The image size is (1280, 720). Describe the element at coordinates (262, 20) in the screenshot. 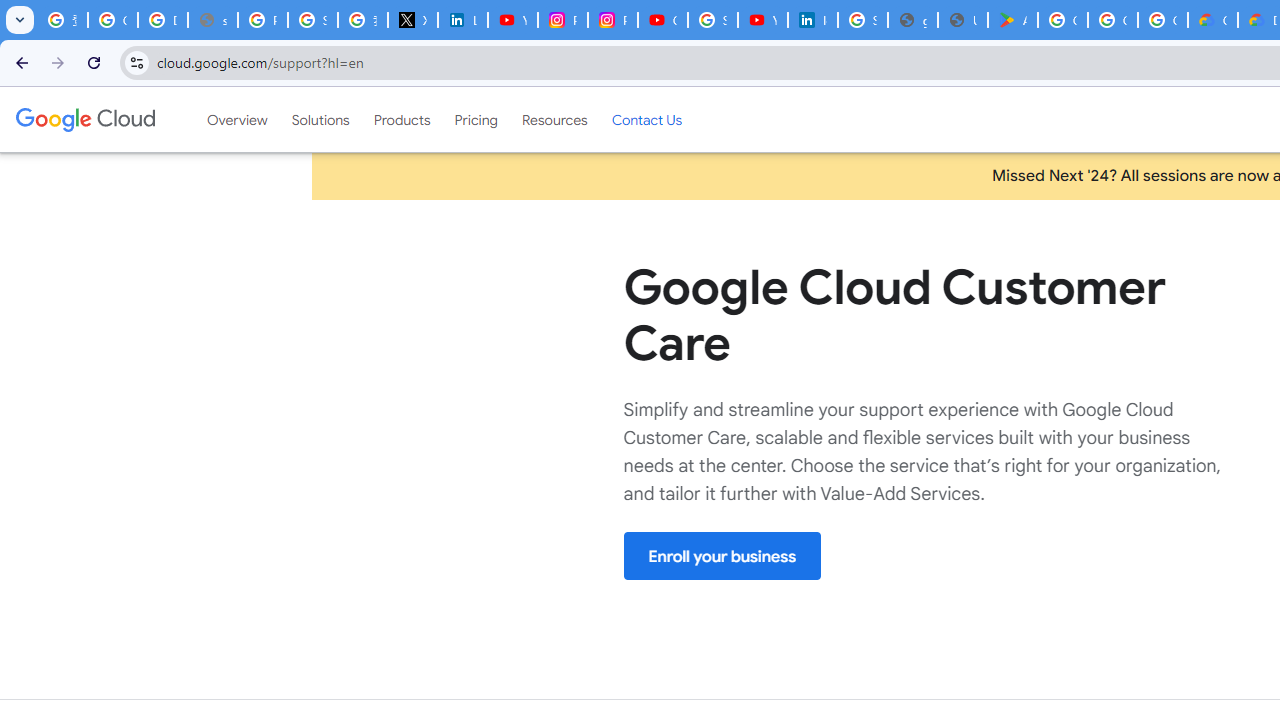

I see `'Privacy Help Center - Policies Help'` at that location.